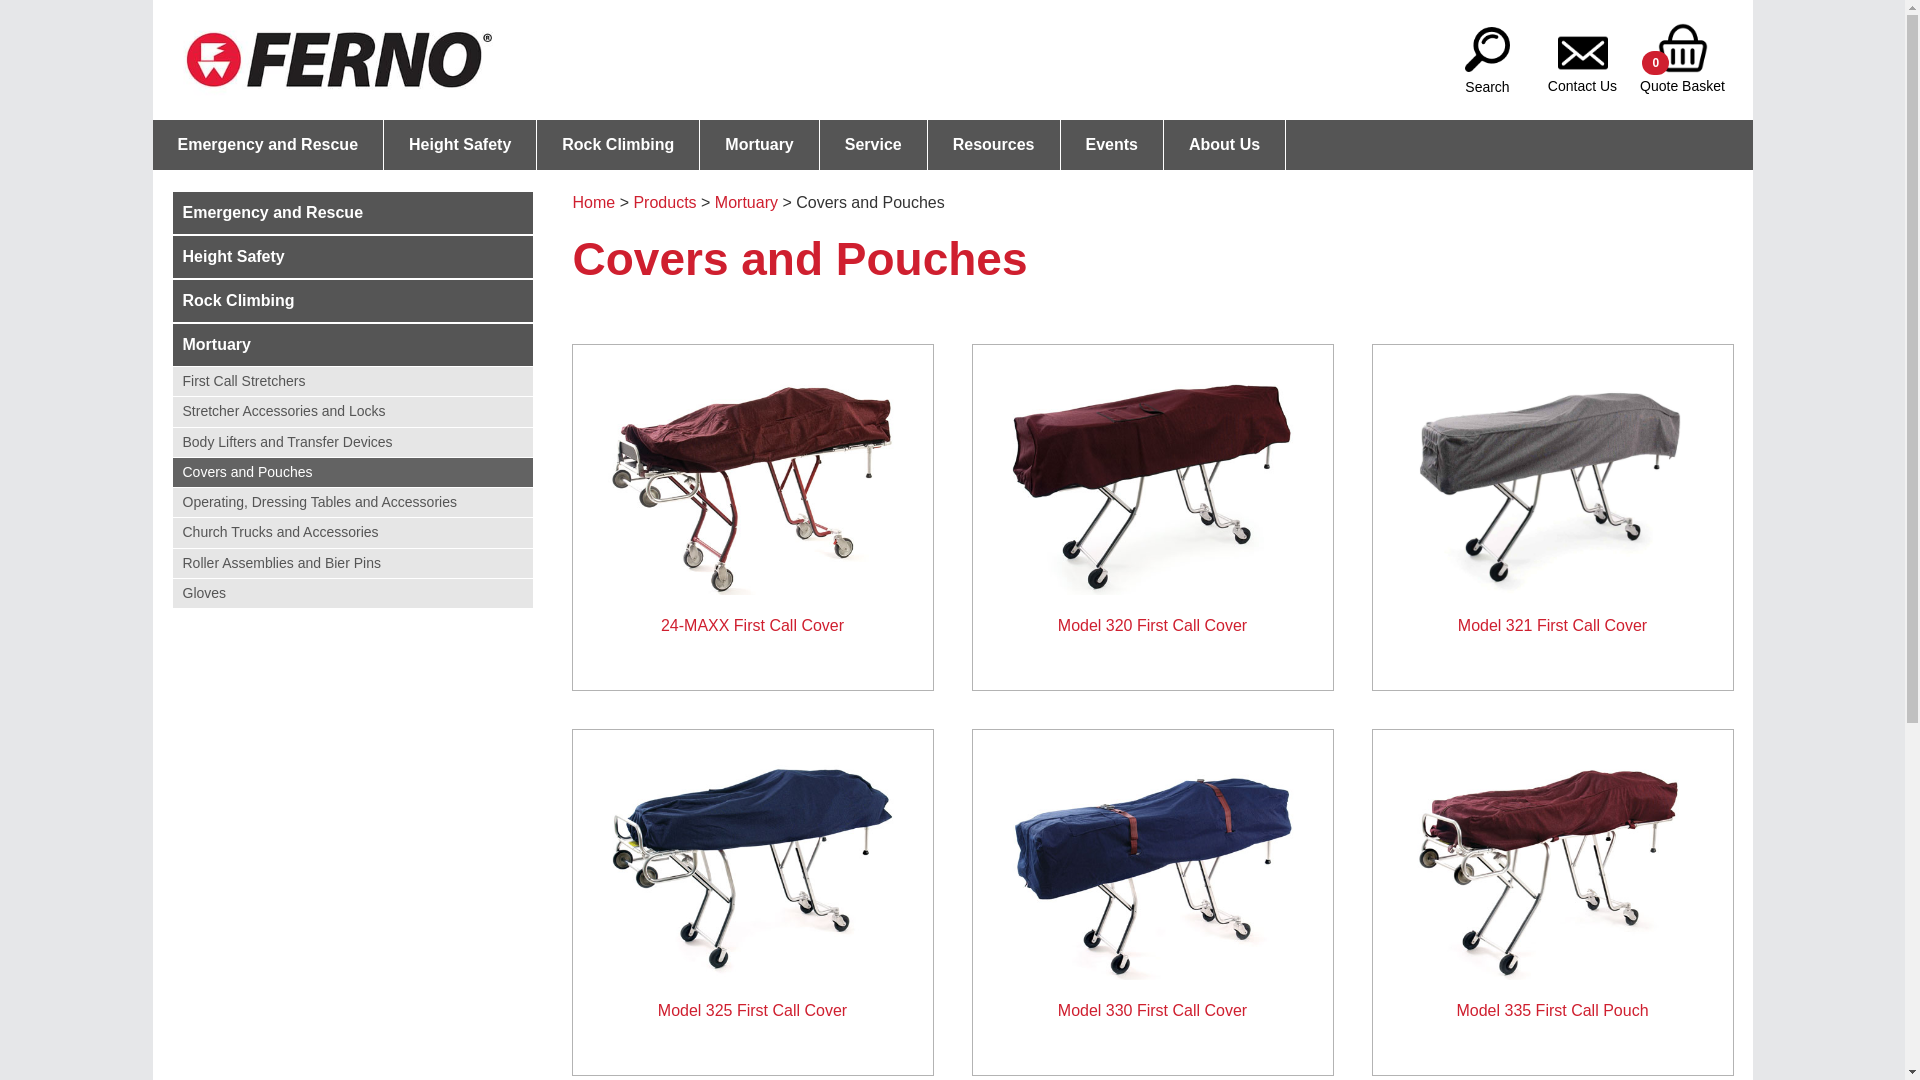 The height and width of the screenshot is (1080, 1920). What do you see at coordinates (1111, 144) in the screenshot?
I see `'Events'` at bounding box center [1111, 144].